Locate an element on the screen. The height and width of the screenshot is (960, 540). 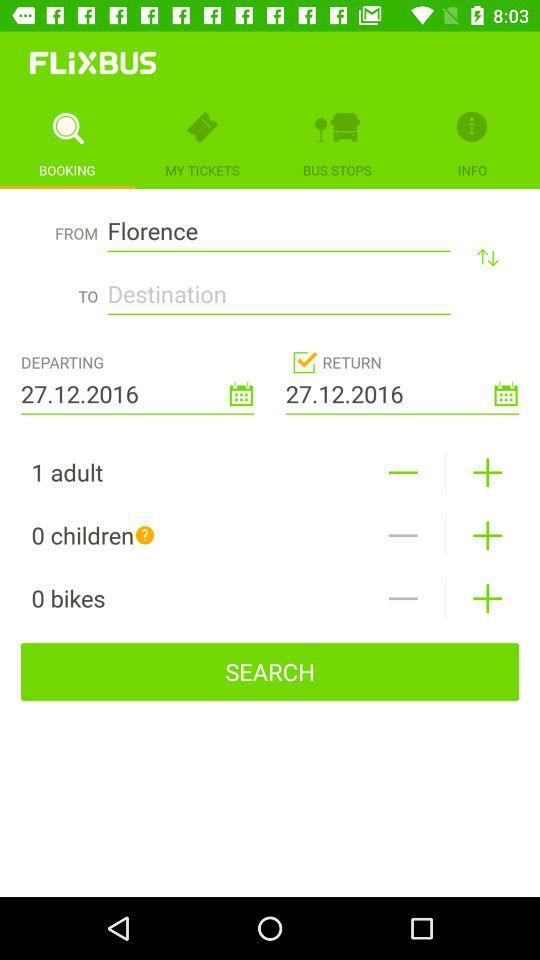
remove traveler is located at coordinates (403, 534).